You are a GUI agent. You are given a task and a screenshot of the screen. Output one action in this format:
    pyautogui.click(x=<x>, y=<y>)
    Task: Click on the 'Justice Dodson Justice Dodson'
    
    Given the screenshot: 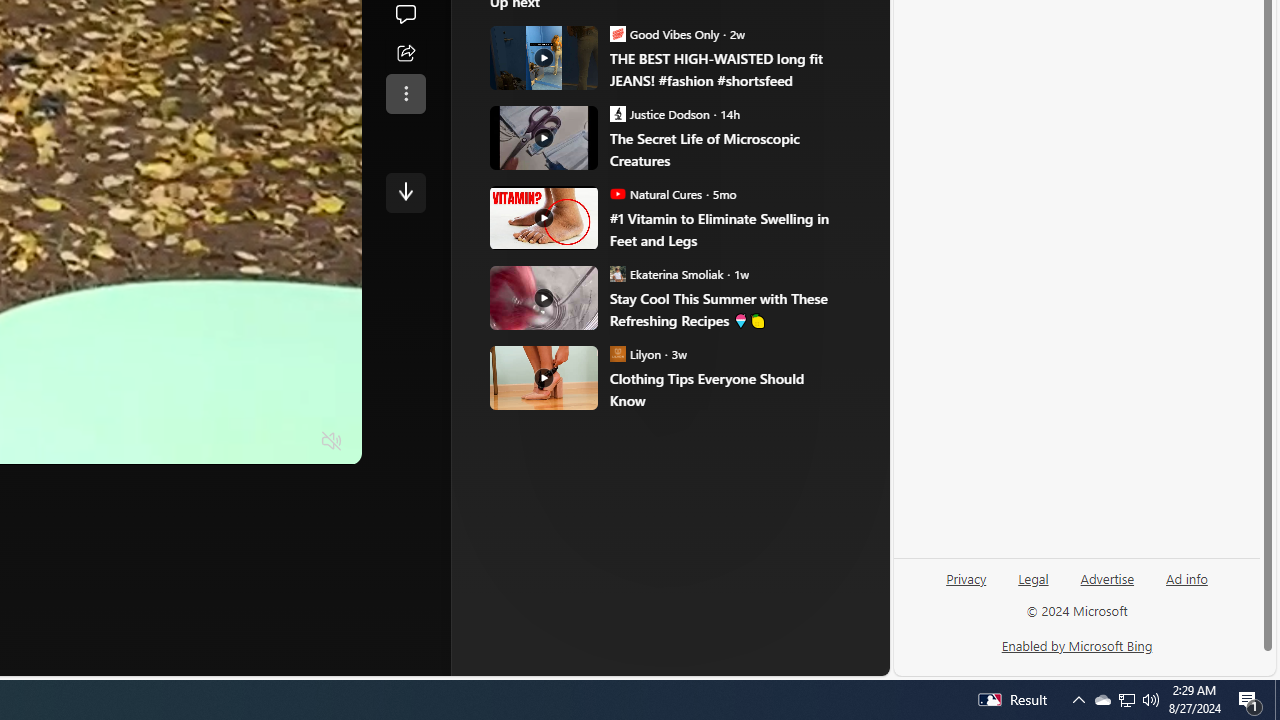 What is the action you would take?
    pyautogui.click(x=660, y=113)
    